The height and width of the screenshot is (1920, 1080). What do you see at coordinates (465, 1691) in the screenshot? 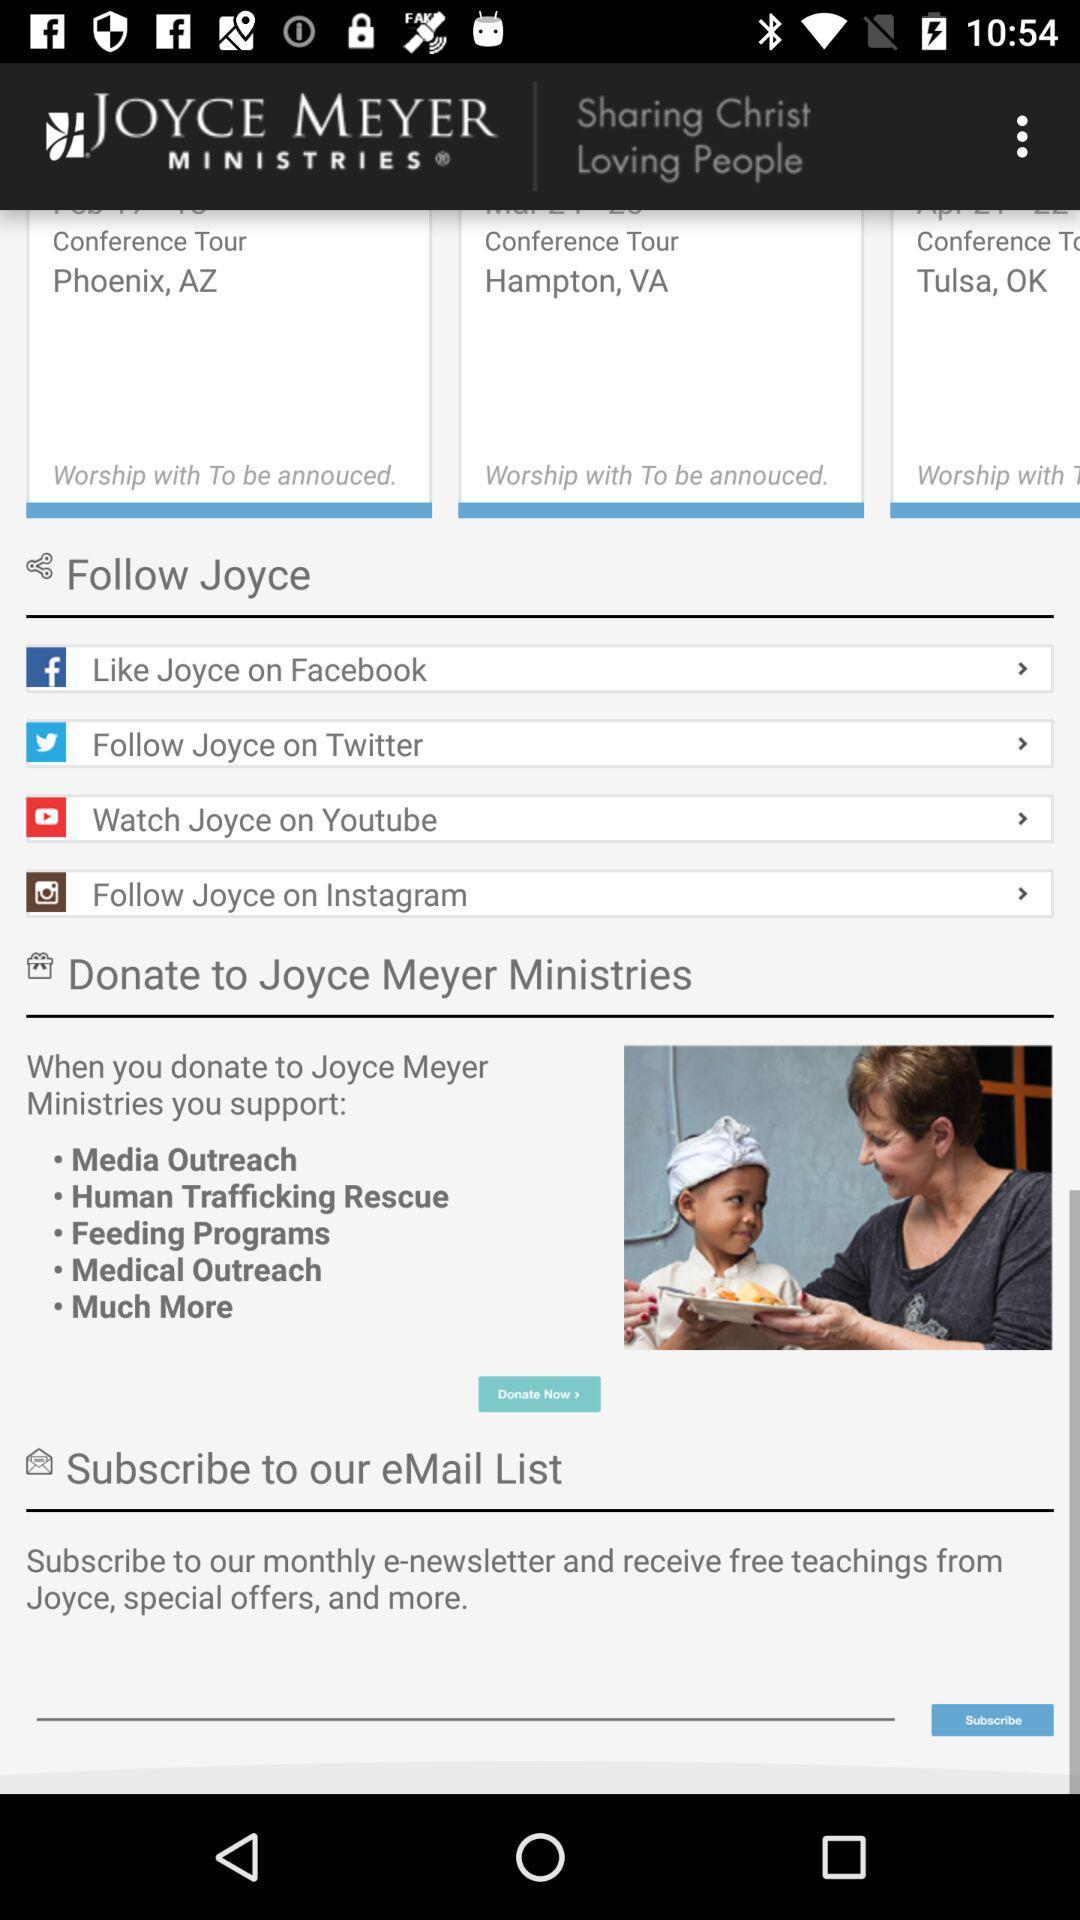
I see `input email` at bounding box center [465, 1691].